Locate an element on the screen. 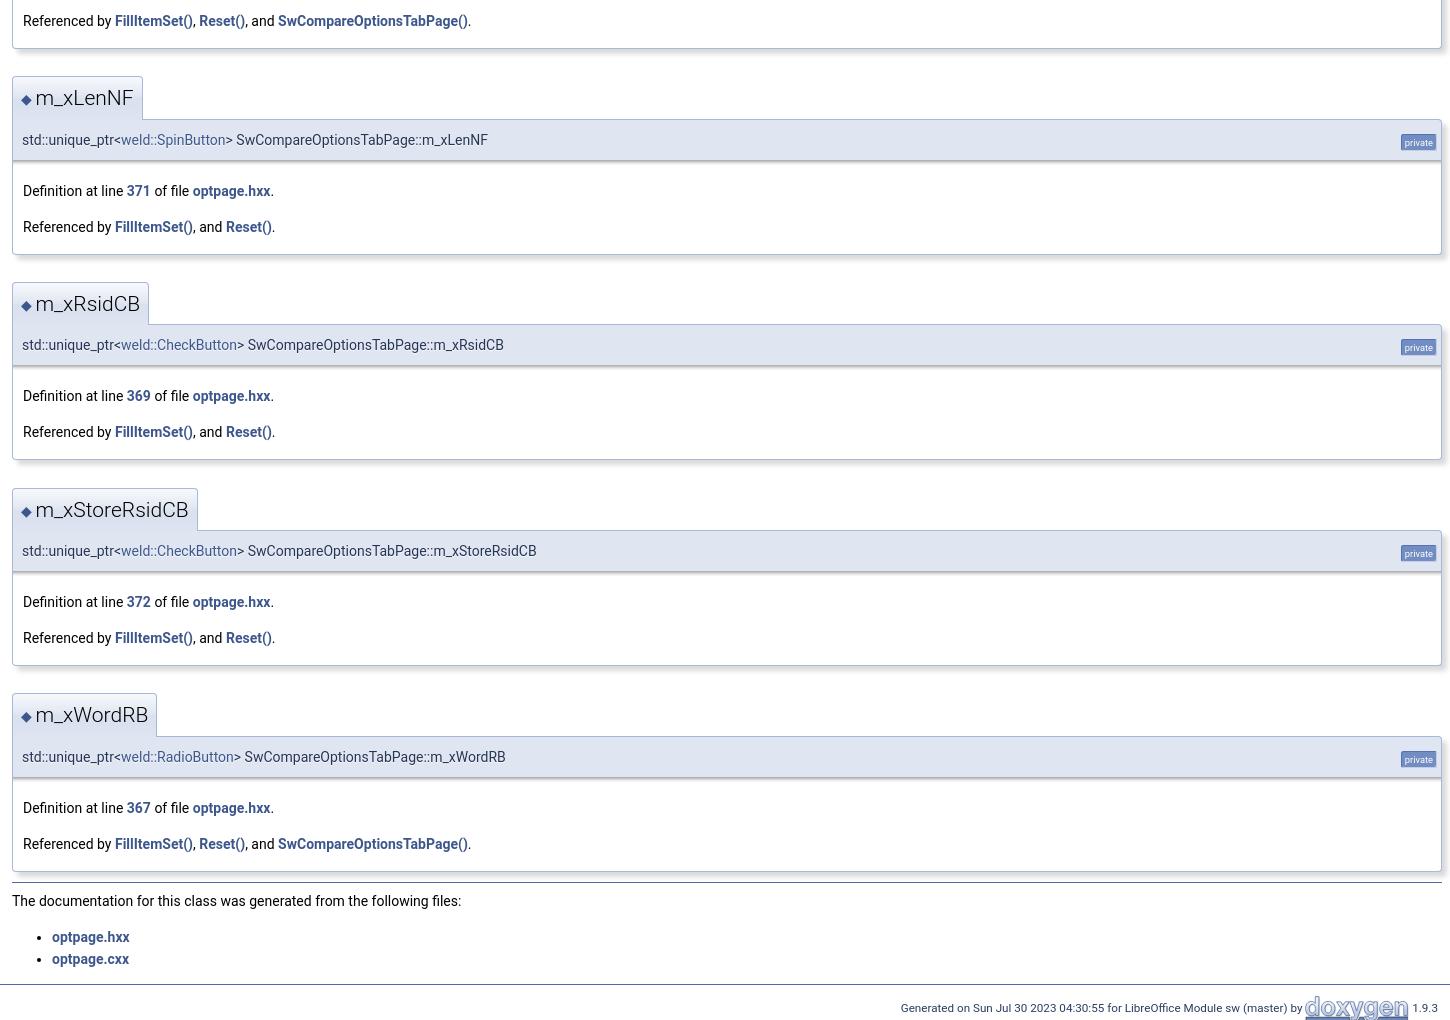  '> SwCompareOptionsTabPage::m_xLenNF' is located at coordinates (355, 139).